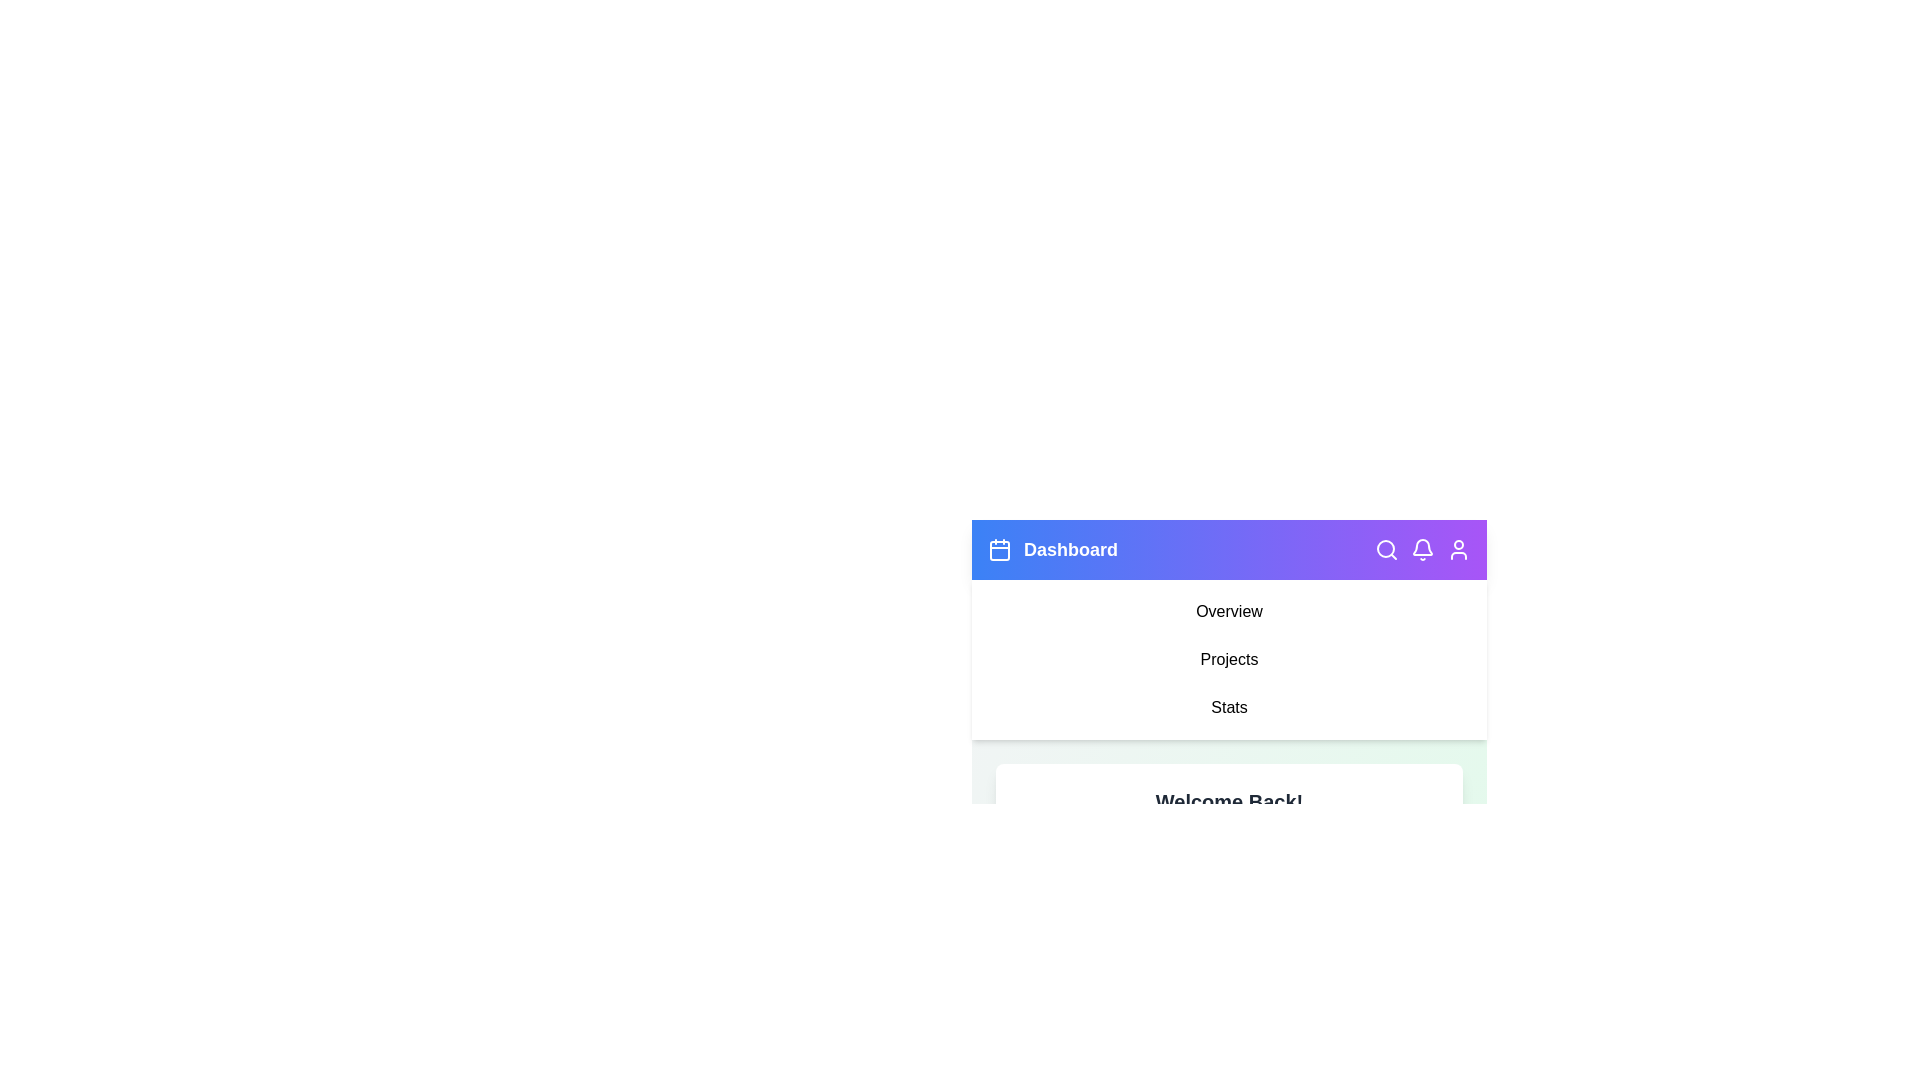 This screenshot has width=1920, height=1080. Describe the element at coordinates (1227, 611) in the screenshot. I see `the 'Overview' menu item to activate it` at that location.